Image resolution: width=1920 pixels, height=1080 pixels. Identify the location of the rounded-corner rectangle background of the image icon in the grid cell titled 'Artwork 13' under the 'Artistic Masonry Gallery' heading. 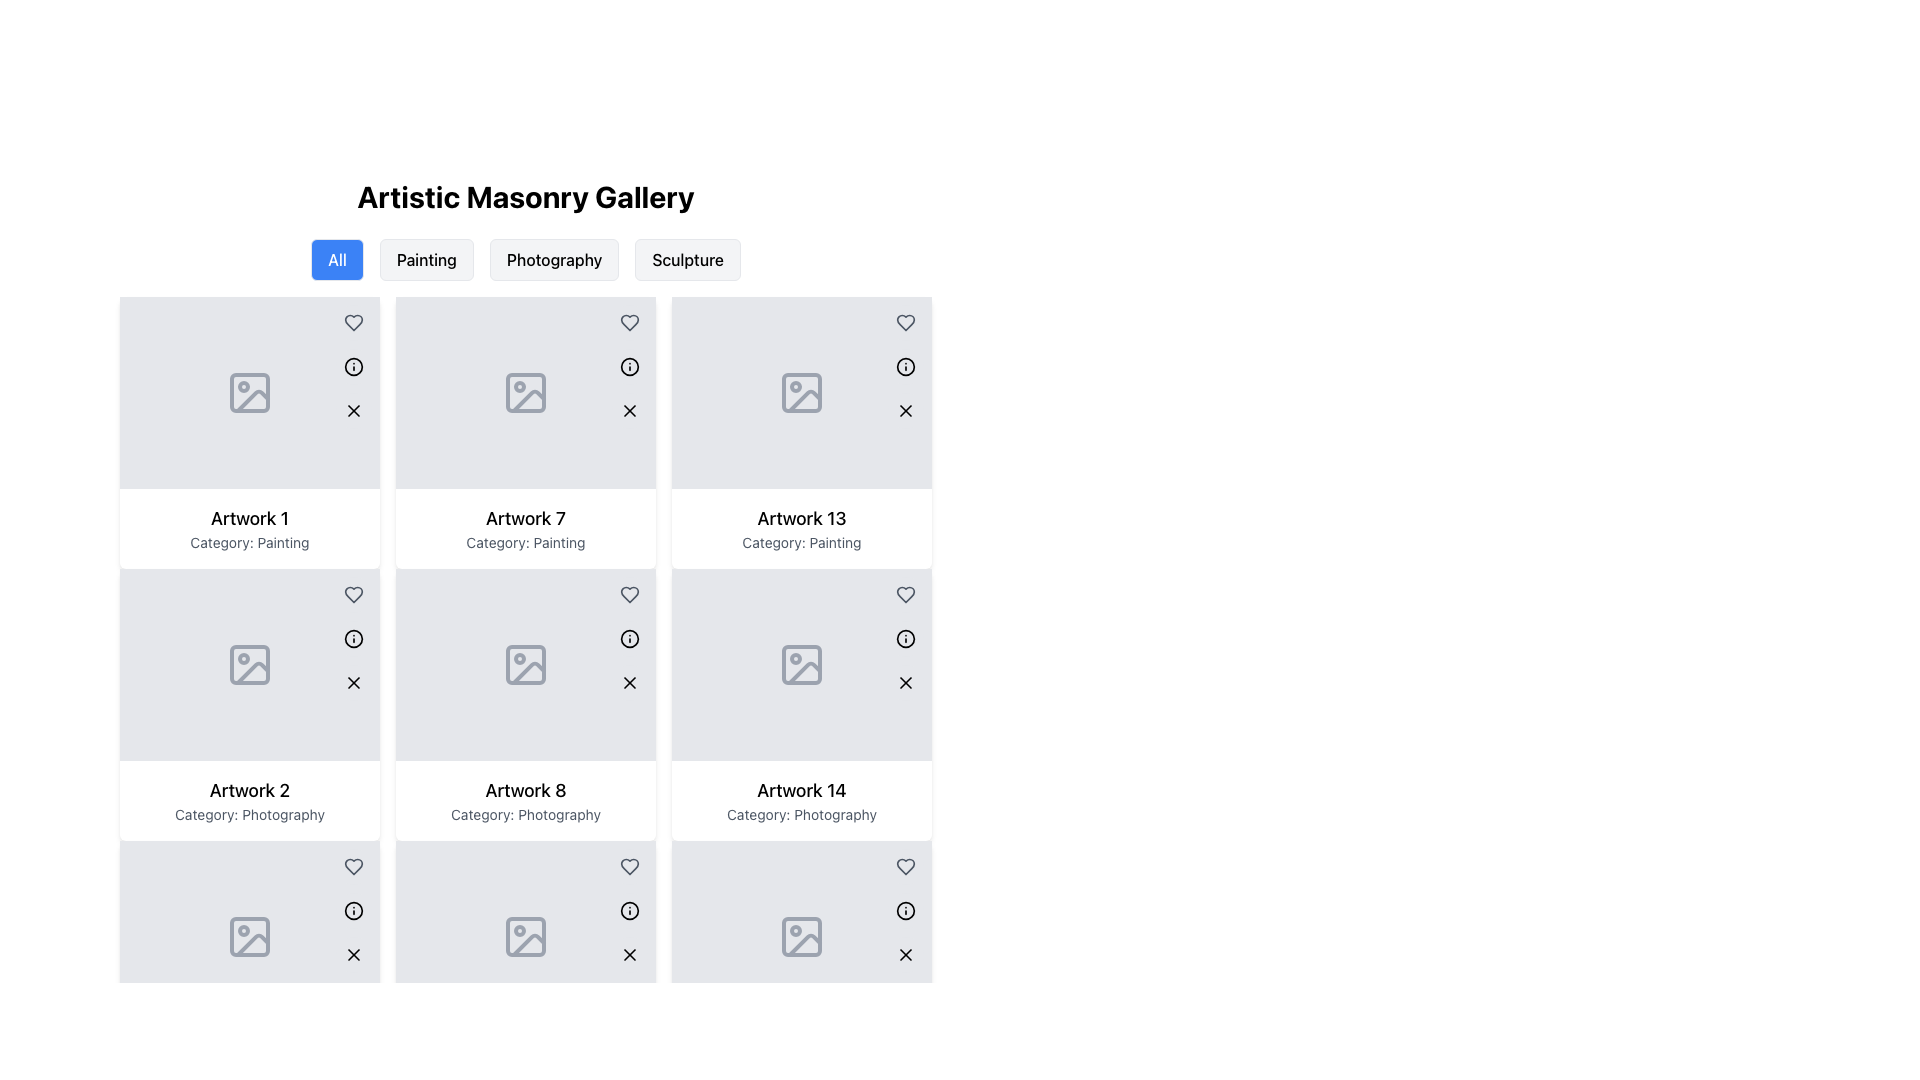
(801, 664).